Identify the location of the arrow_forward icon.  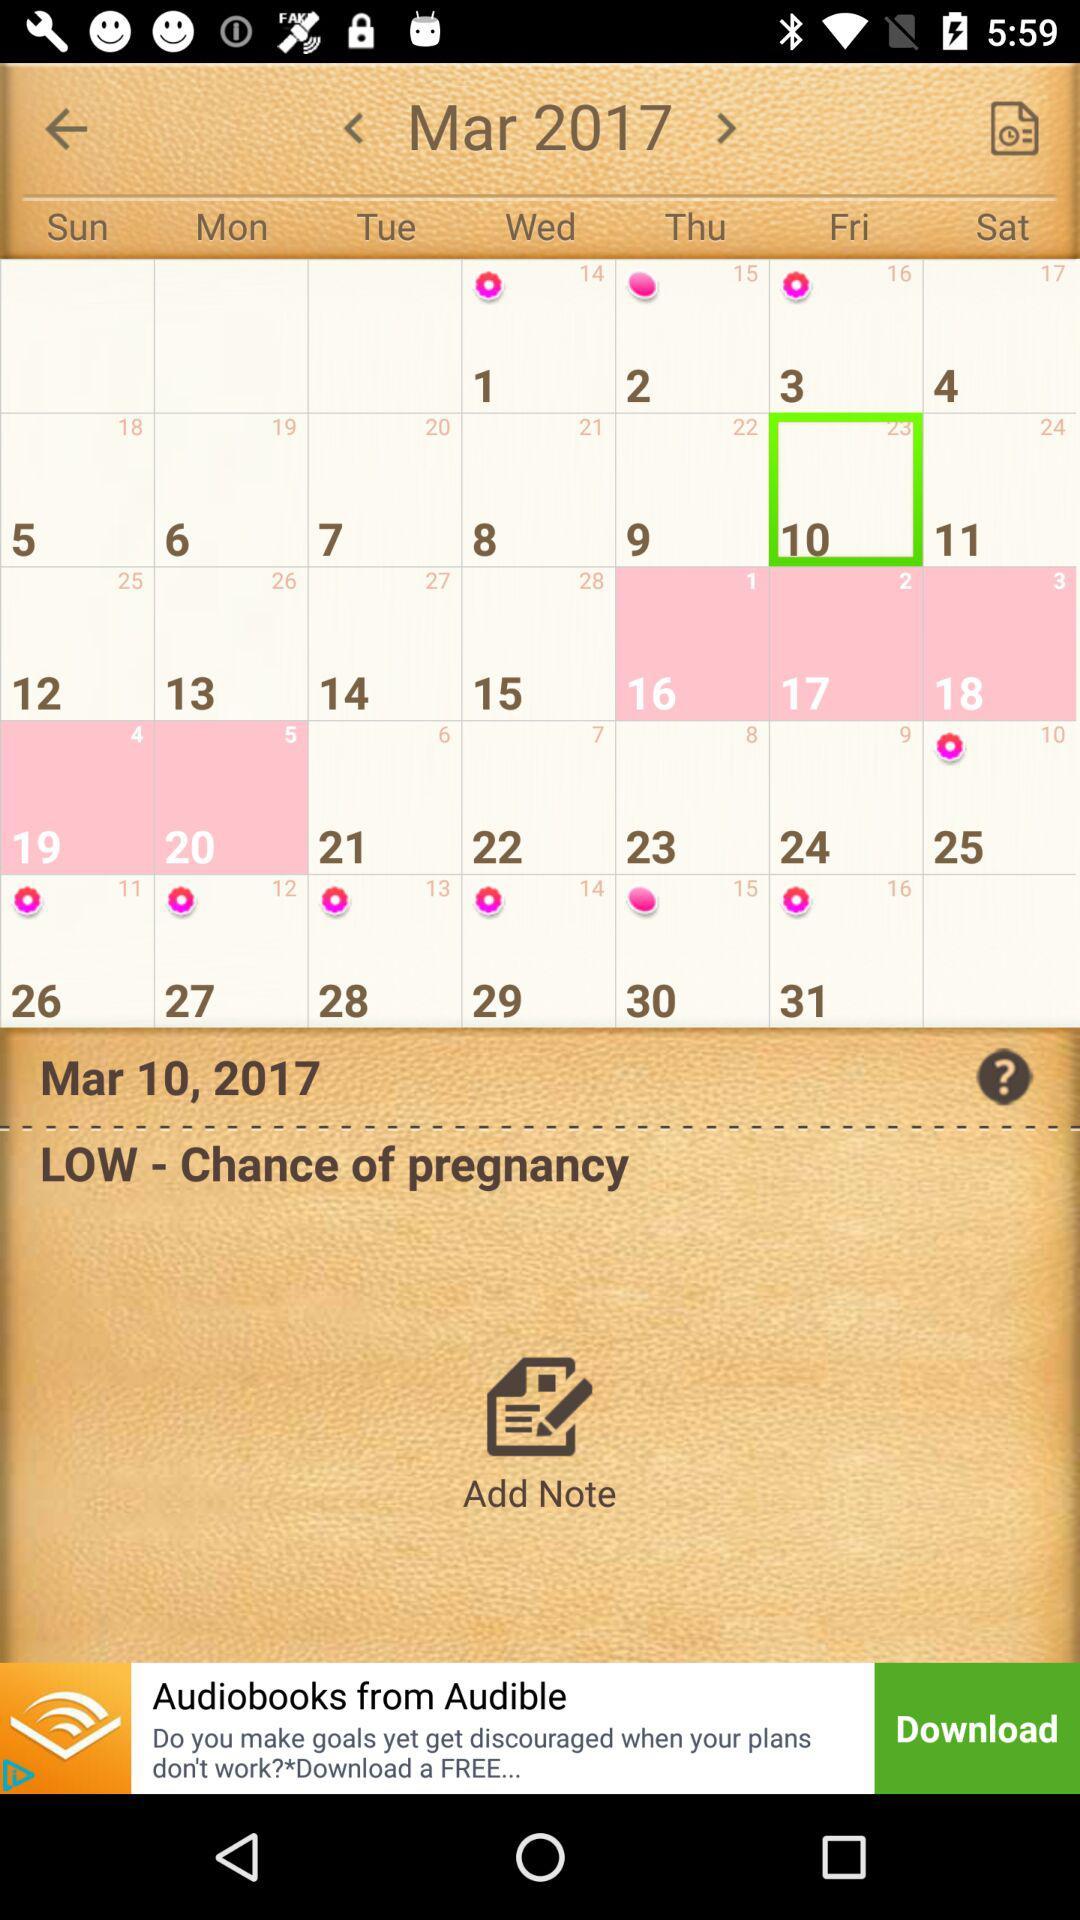
(725, 127).